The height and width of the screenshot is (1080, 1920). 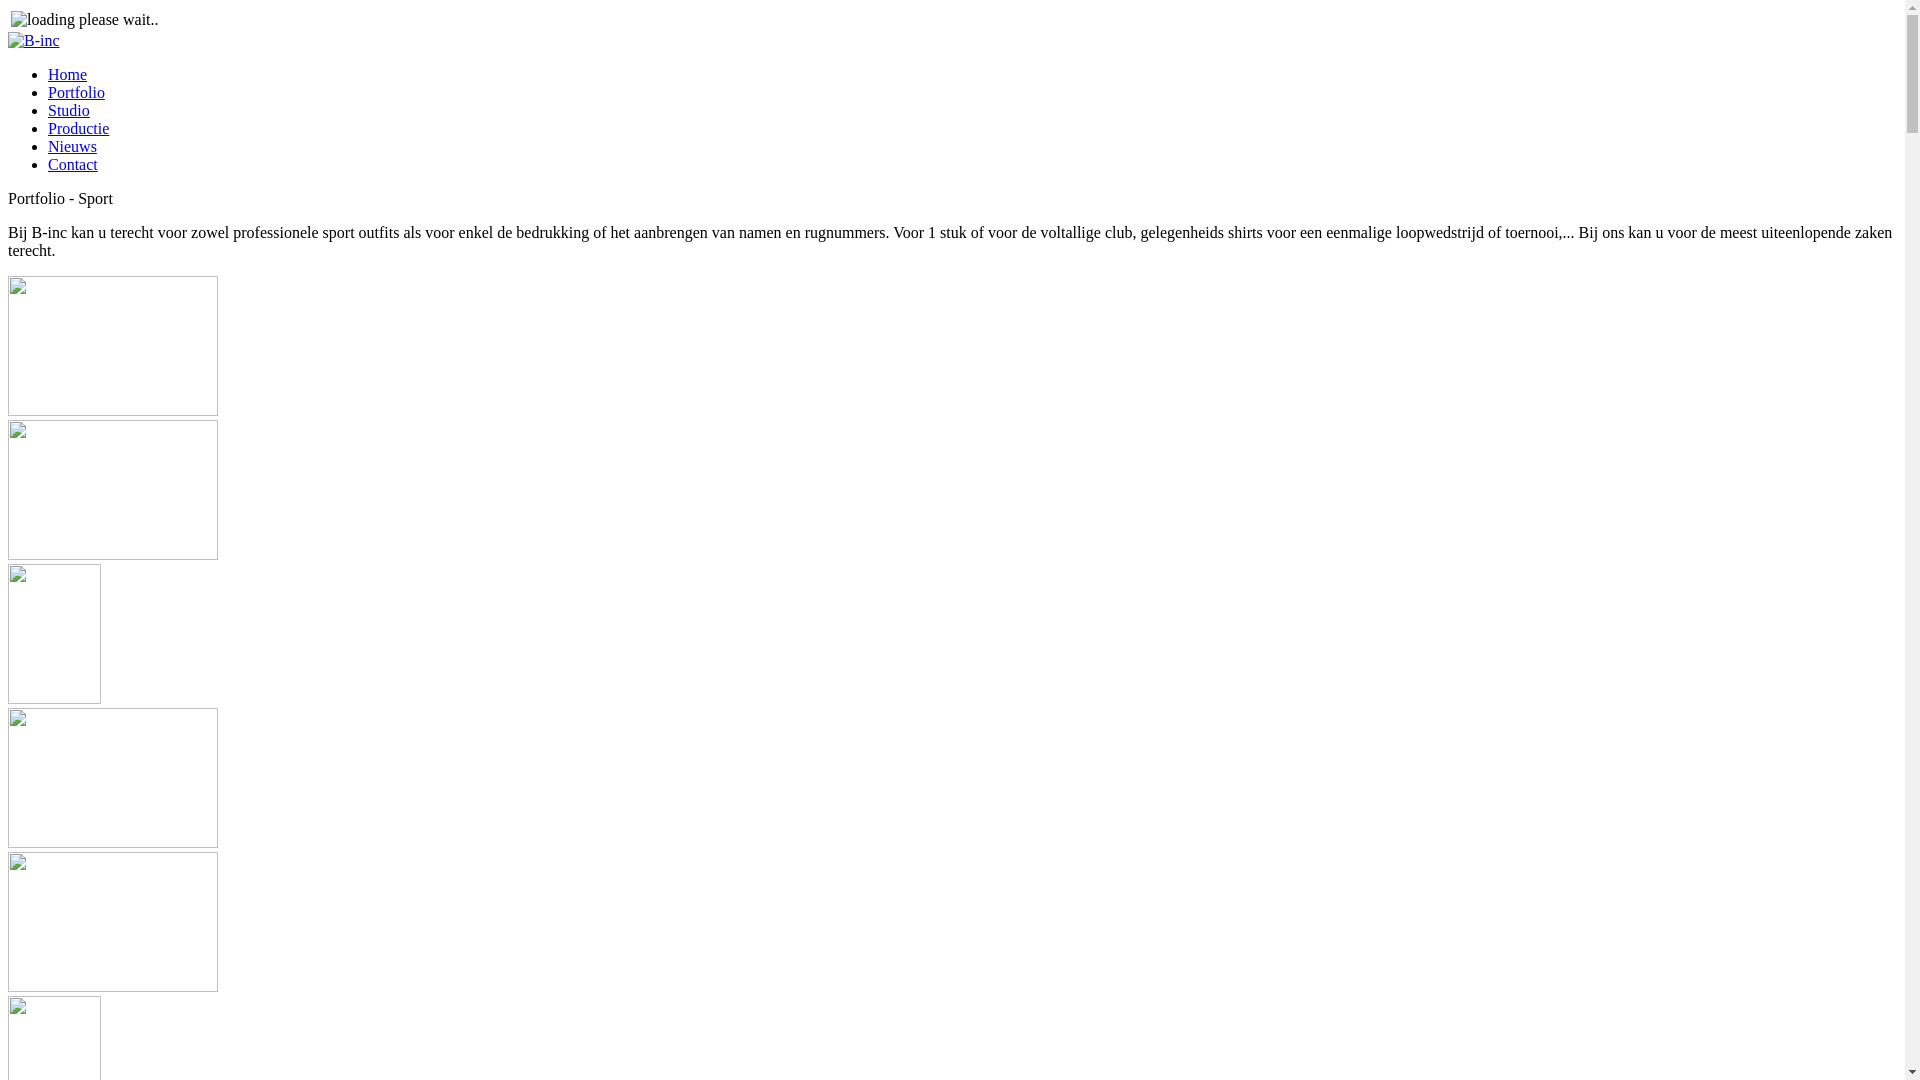 What do you see at coordinates (48, 110) in the screenshot?
I see `'Studio'` at bounding box center [48, 110].